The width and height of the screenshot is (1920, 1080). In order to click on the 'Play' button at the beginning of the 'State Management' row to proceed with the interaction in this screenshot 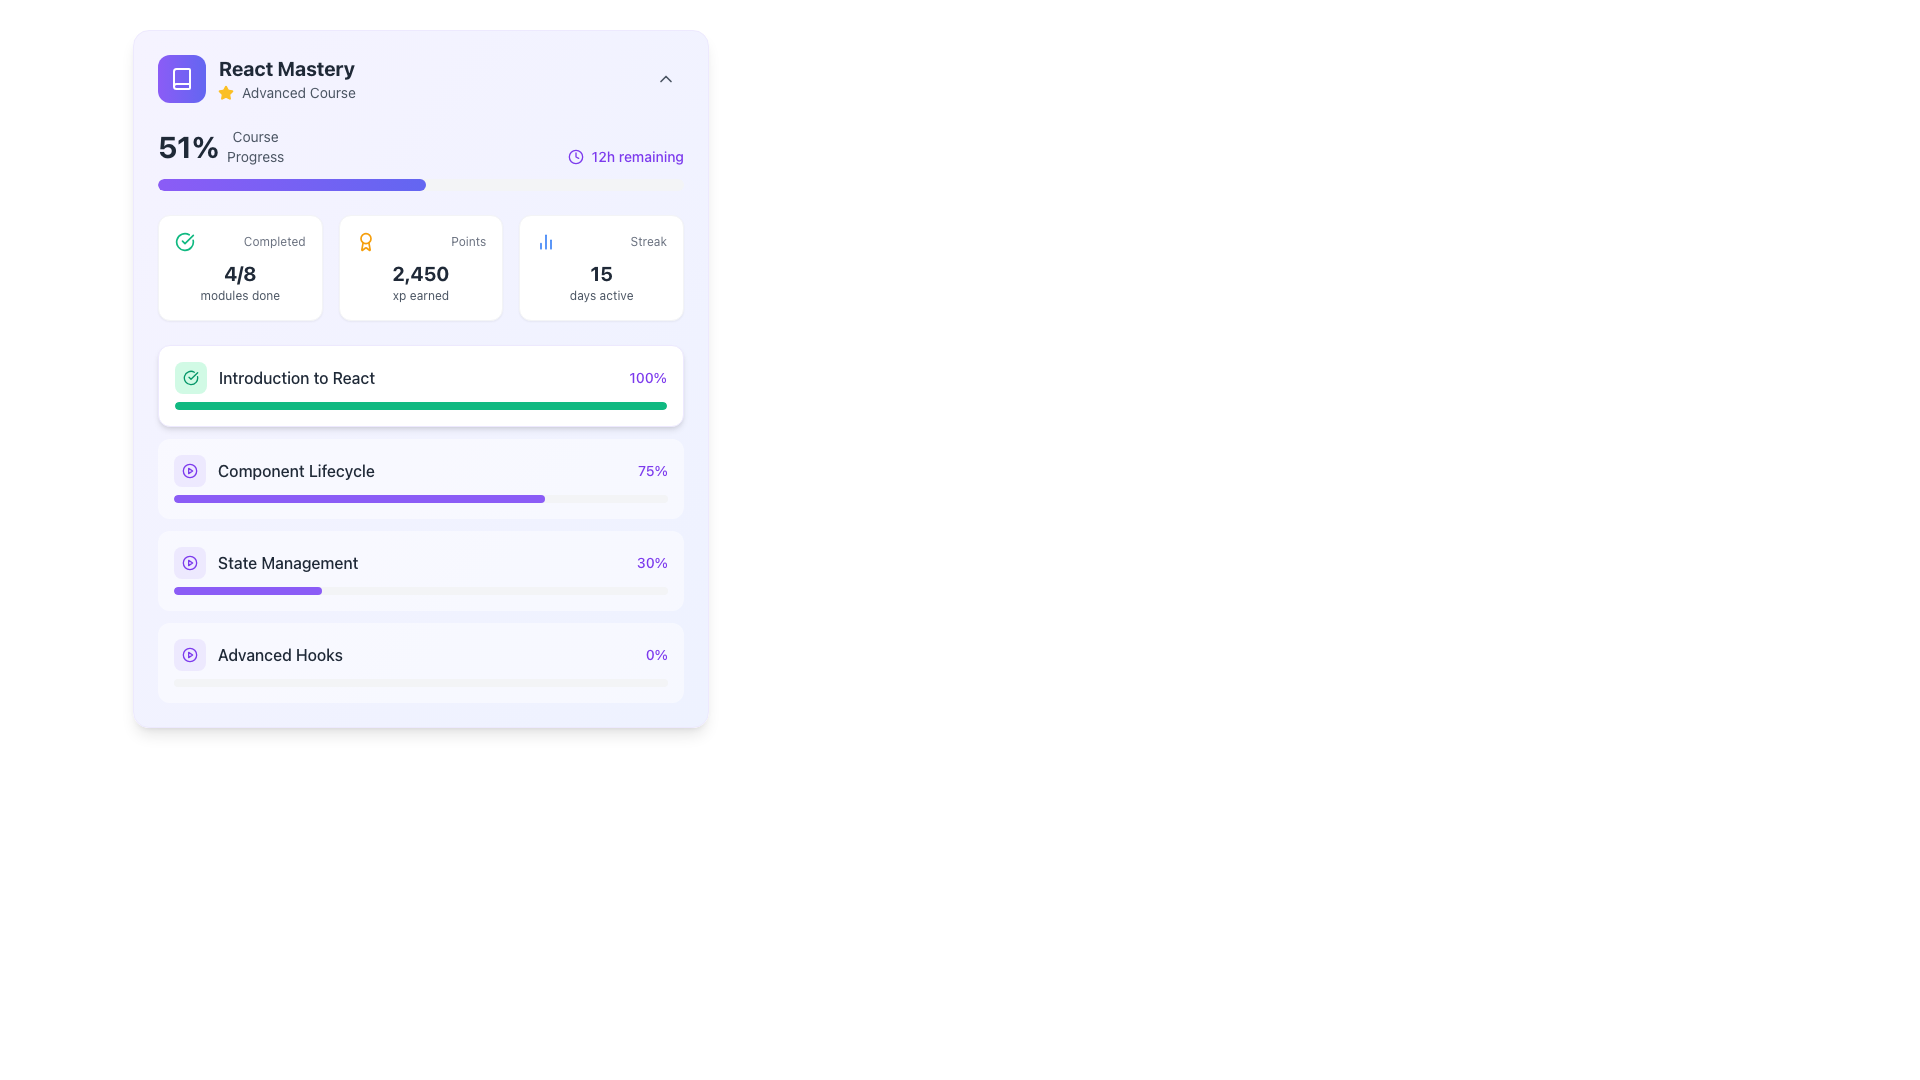, I will do `click(190, 563)`.